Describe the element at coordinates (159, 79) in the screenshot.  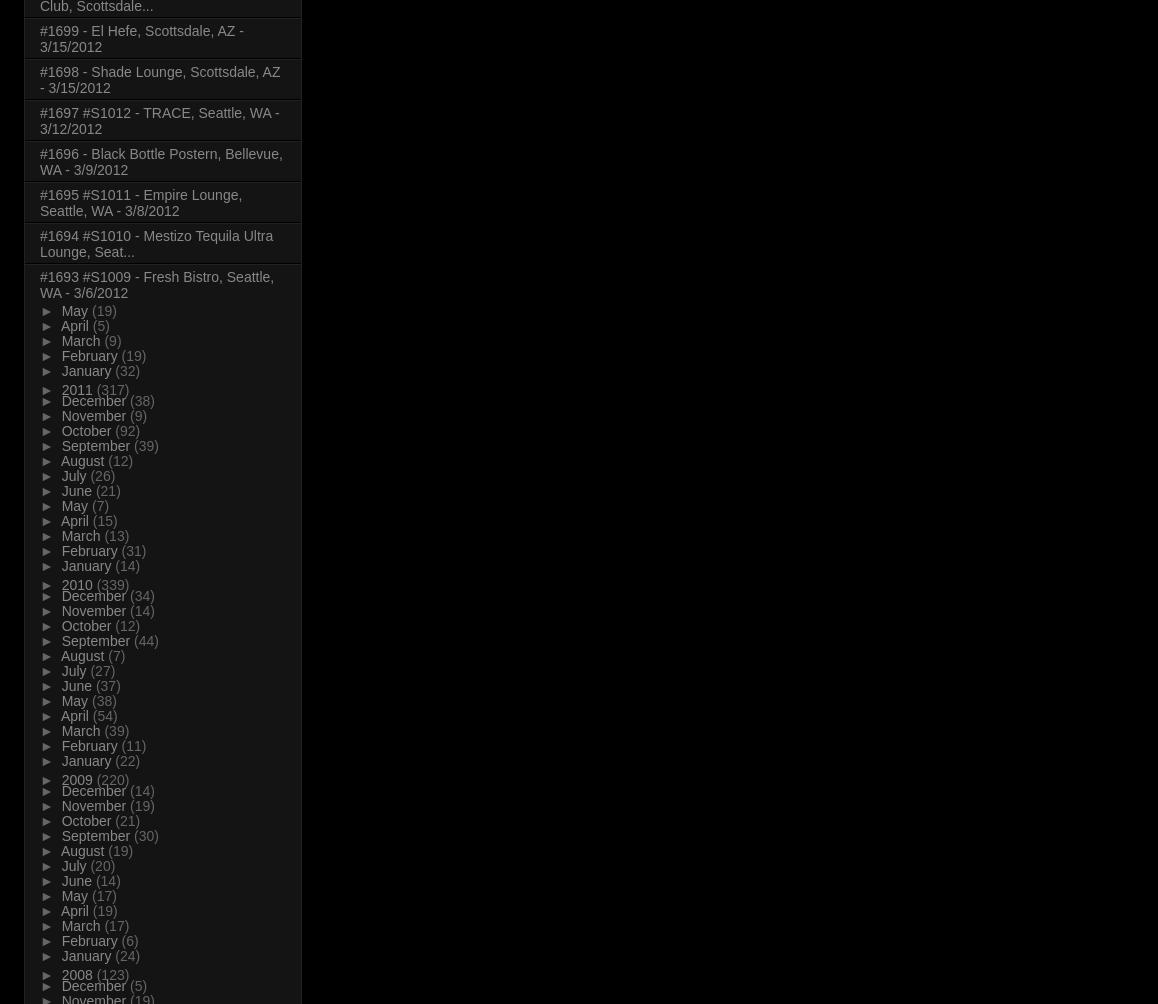
I see `'#1698 - Shade Lounge, Scottsdale, AZ - 3/15/2012'` at that location.